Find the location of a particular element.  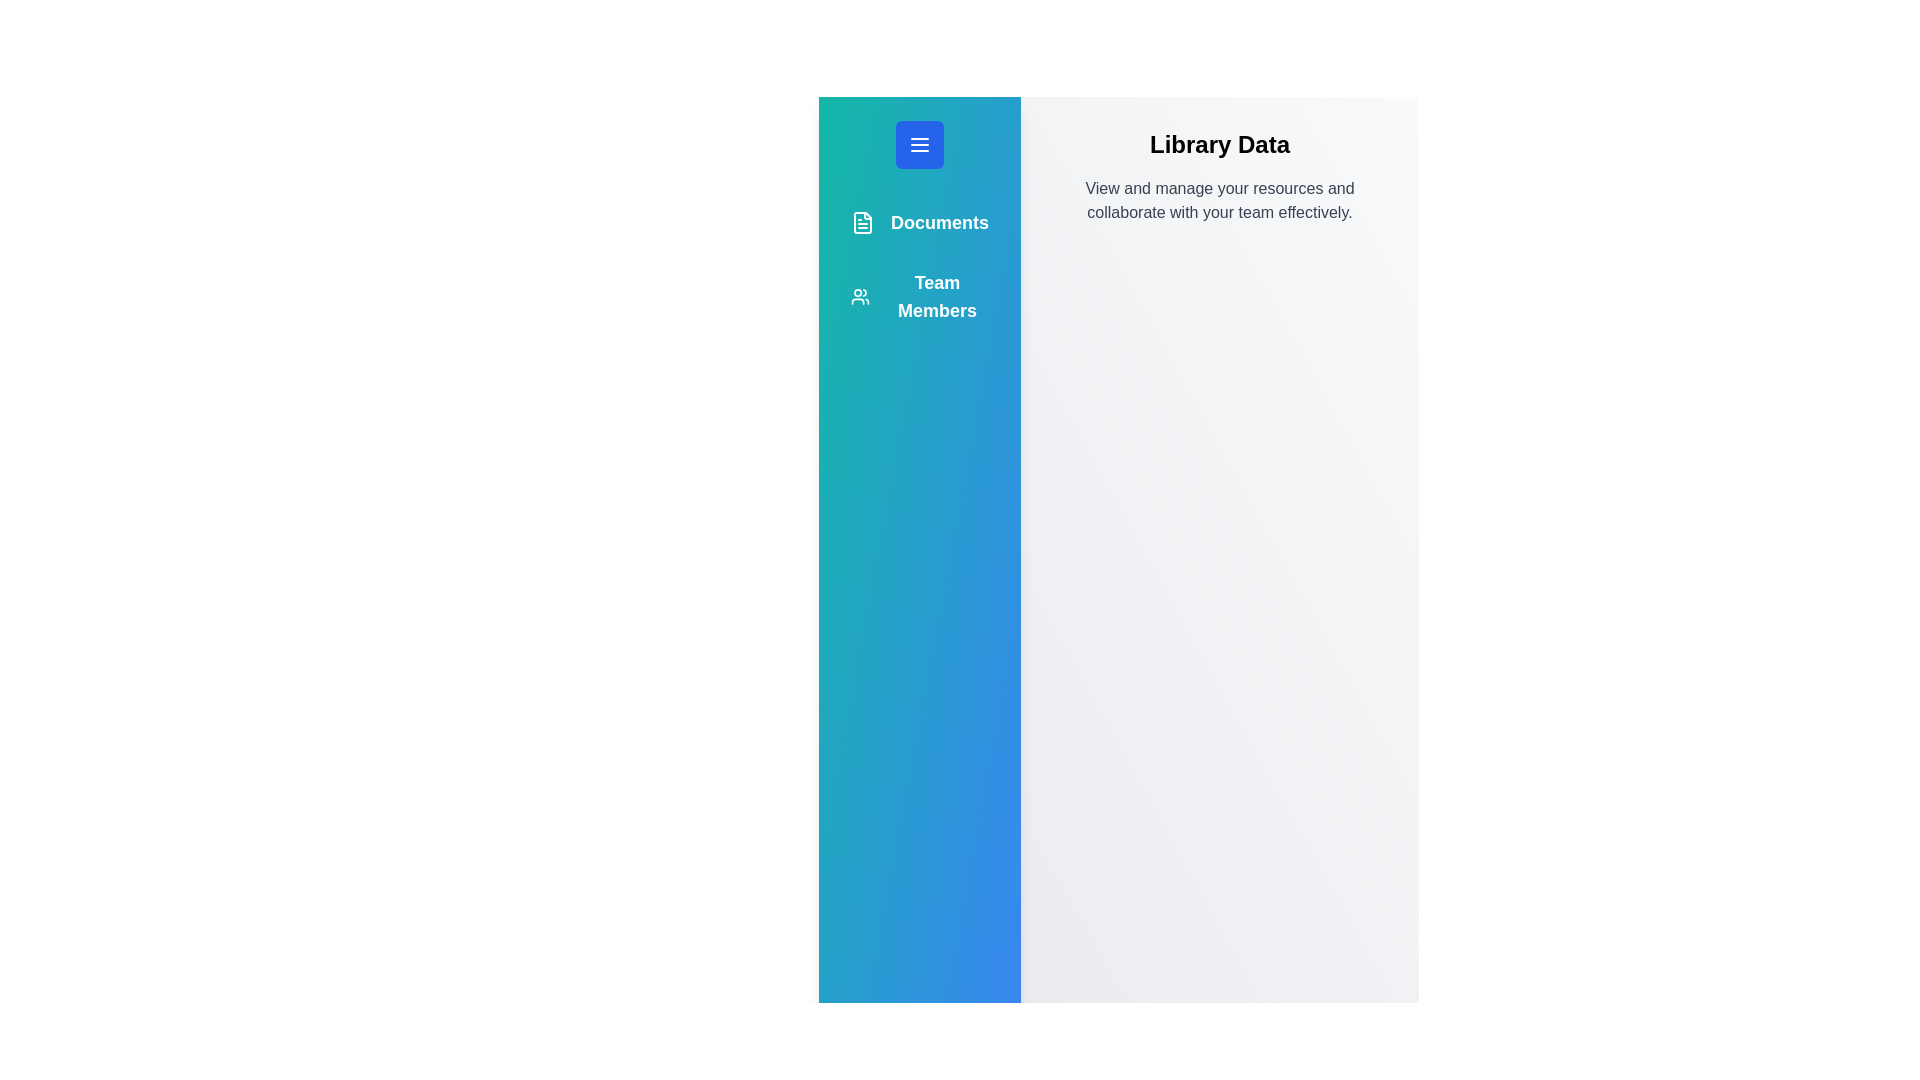

the 'Library Data' title to focus on it is located at coordinates (1218, 144).